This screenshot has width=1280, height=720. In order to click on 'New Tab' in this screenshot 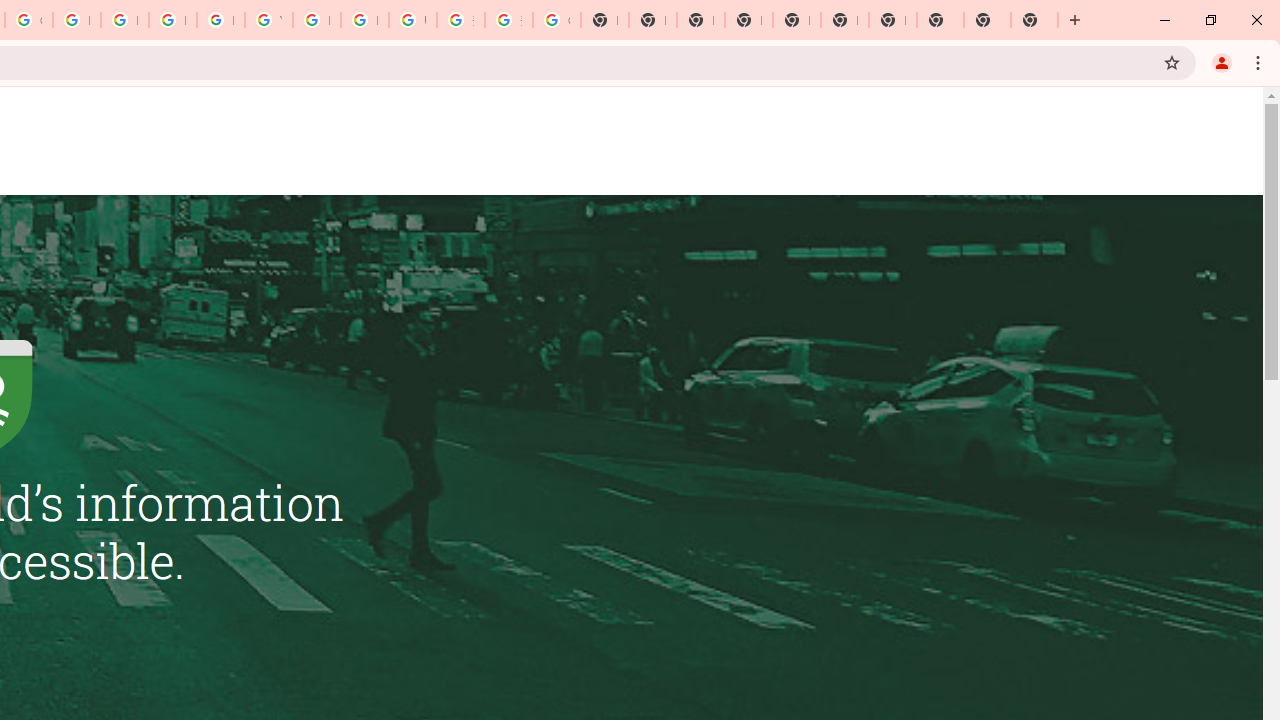, I will do `click(1034, 20)`.